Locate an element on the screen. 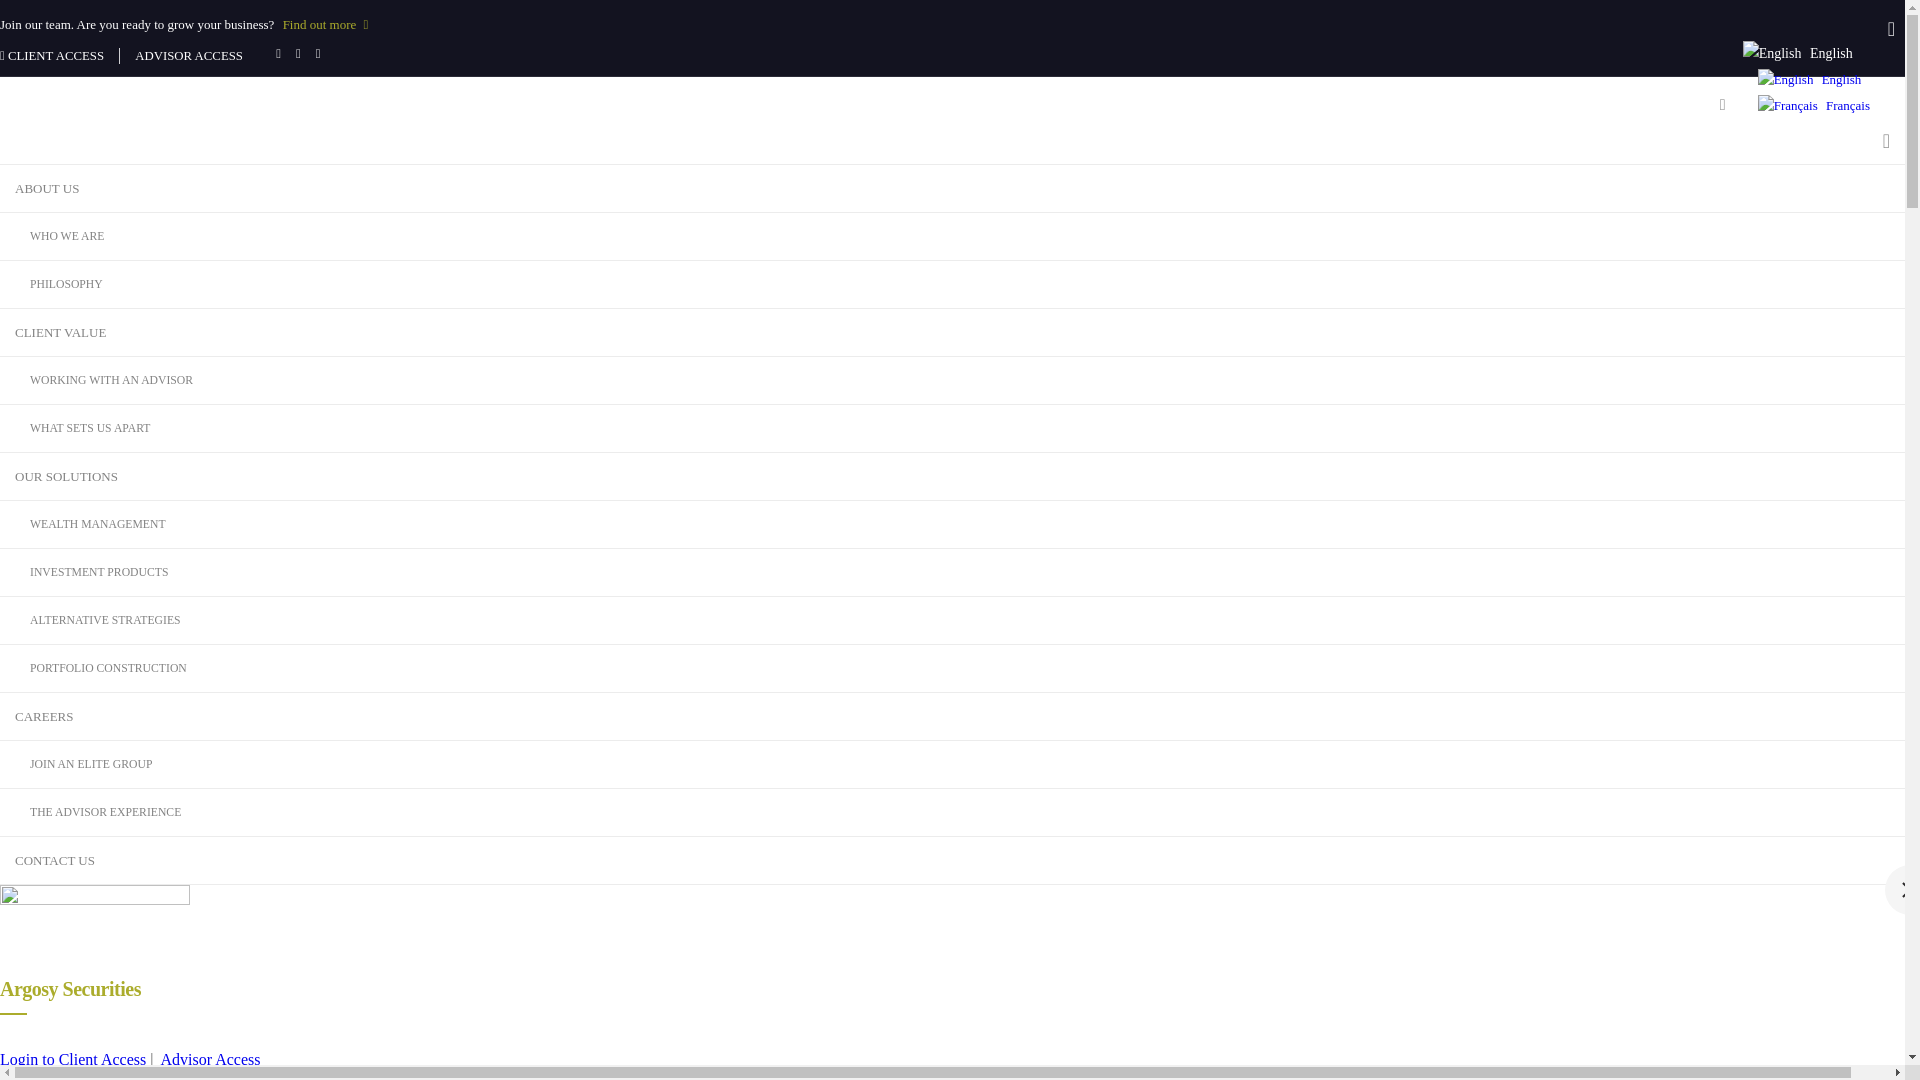  'ADVISOR ACCESS' is located at coordinates (190, 55).